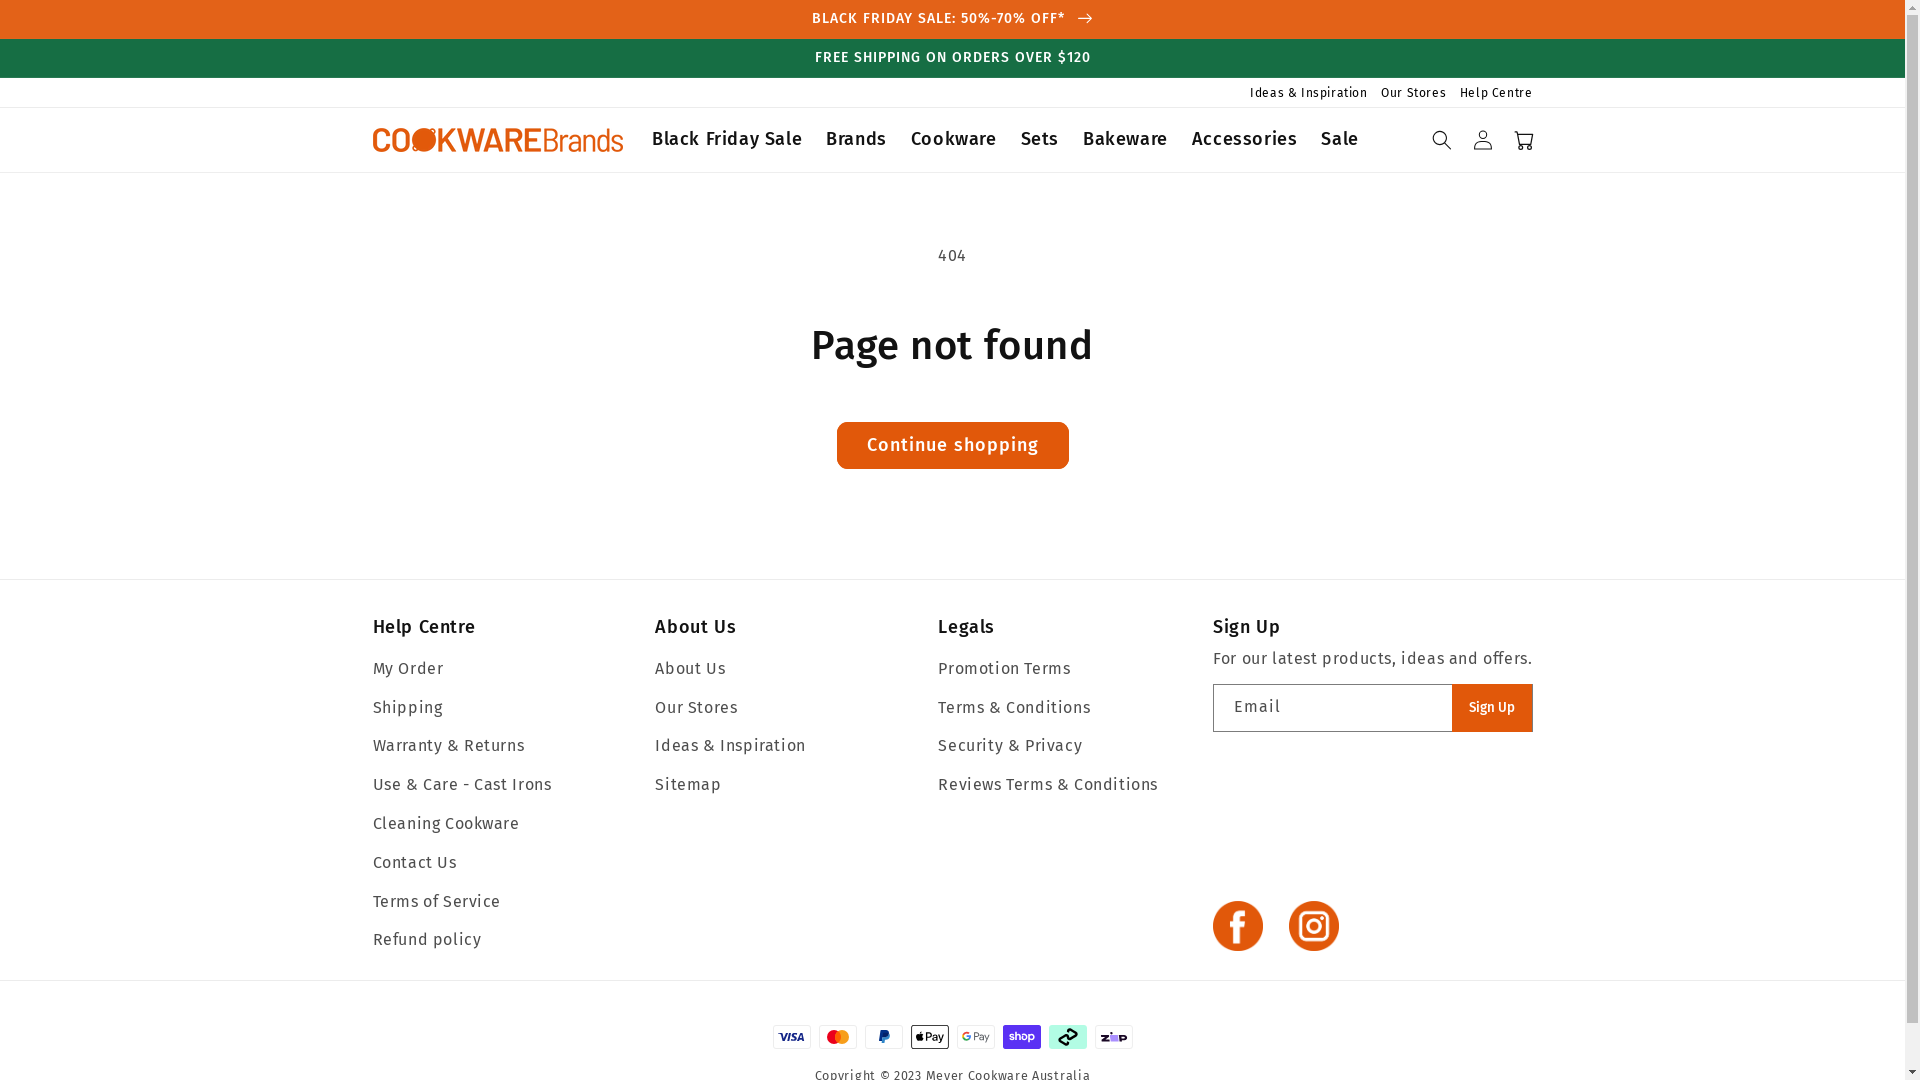 This screenshot has width=1920, height=1080. I want to click on 'Help Centre', so click(1491, 92).